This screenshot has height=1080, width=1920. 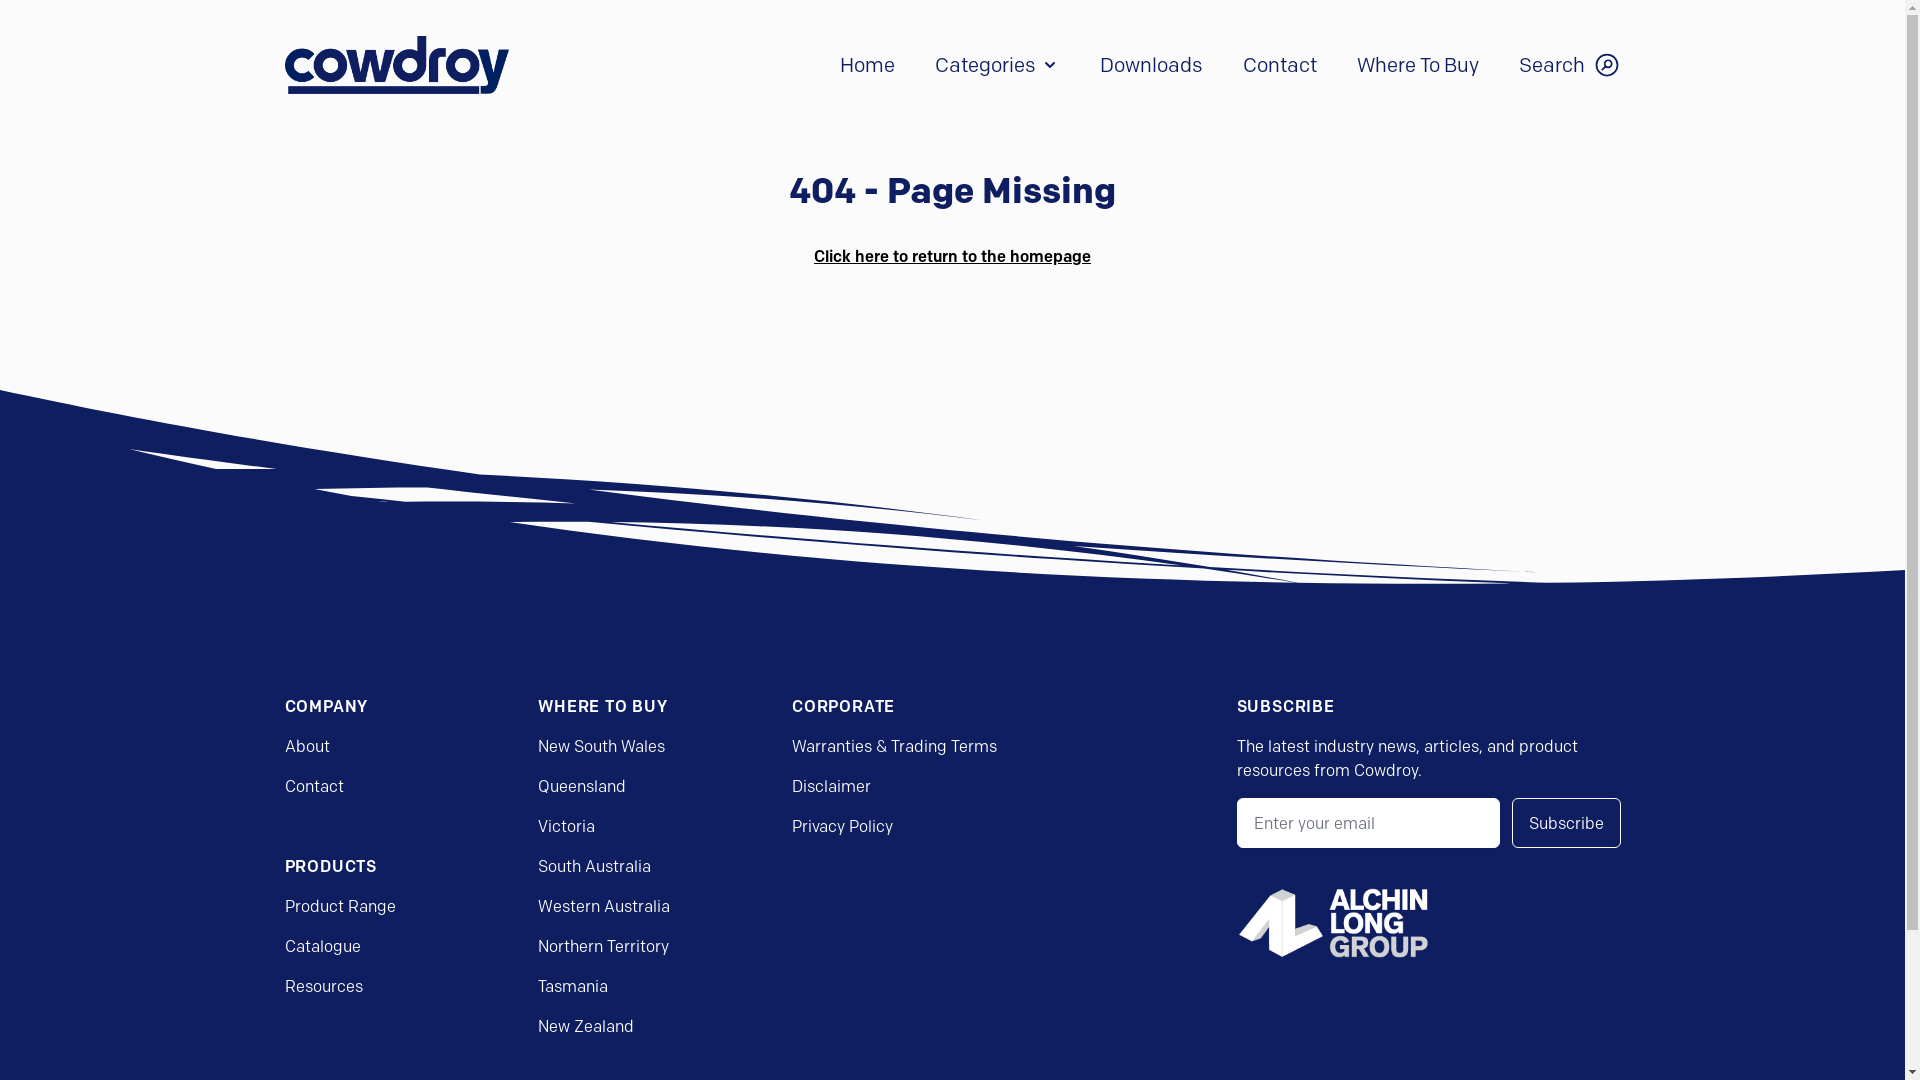 What do you see at coordinates (867, 64) in the screenshot?
I see `'Home'` at bounding box center [867, 64].